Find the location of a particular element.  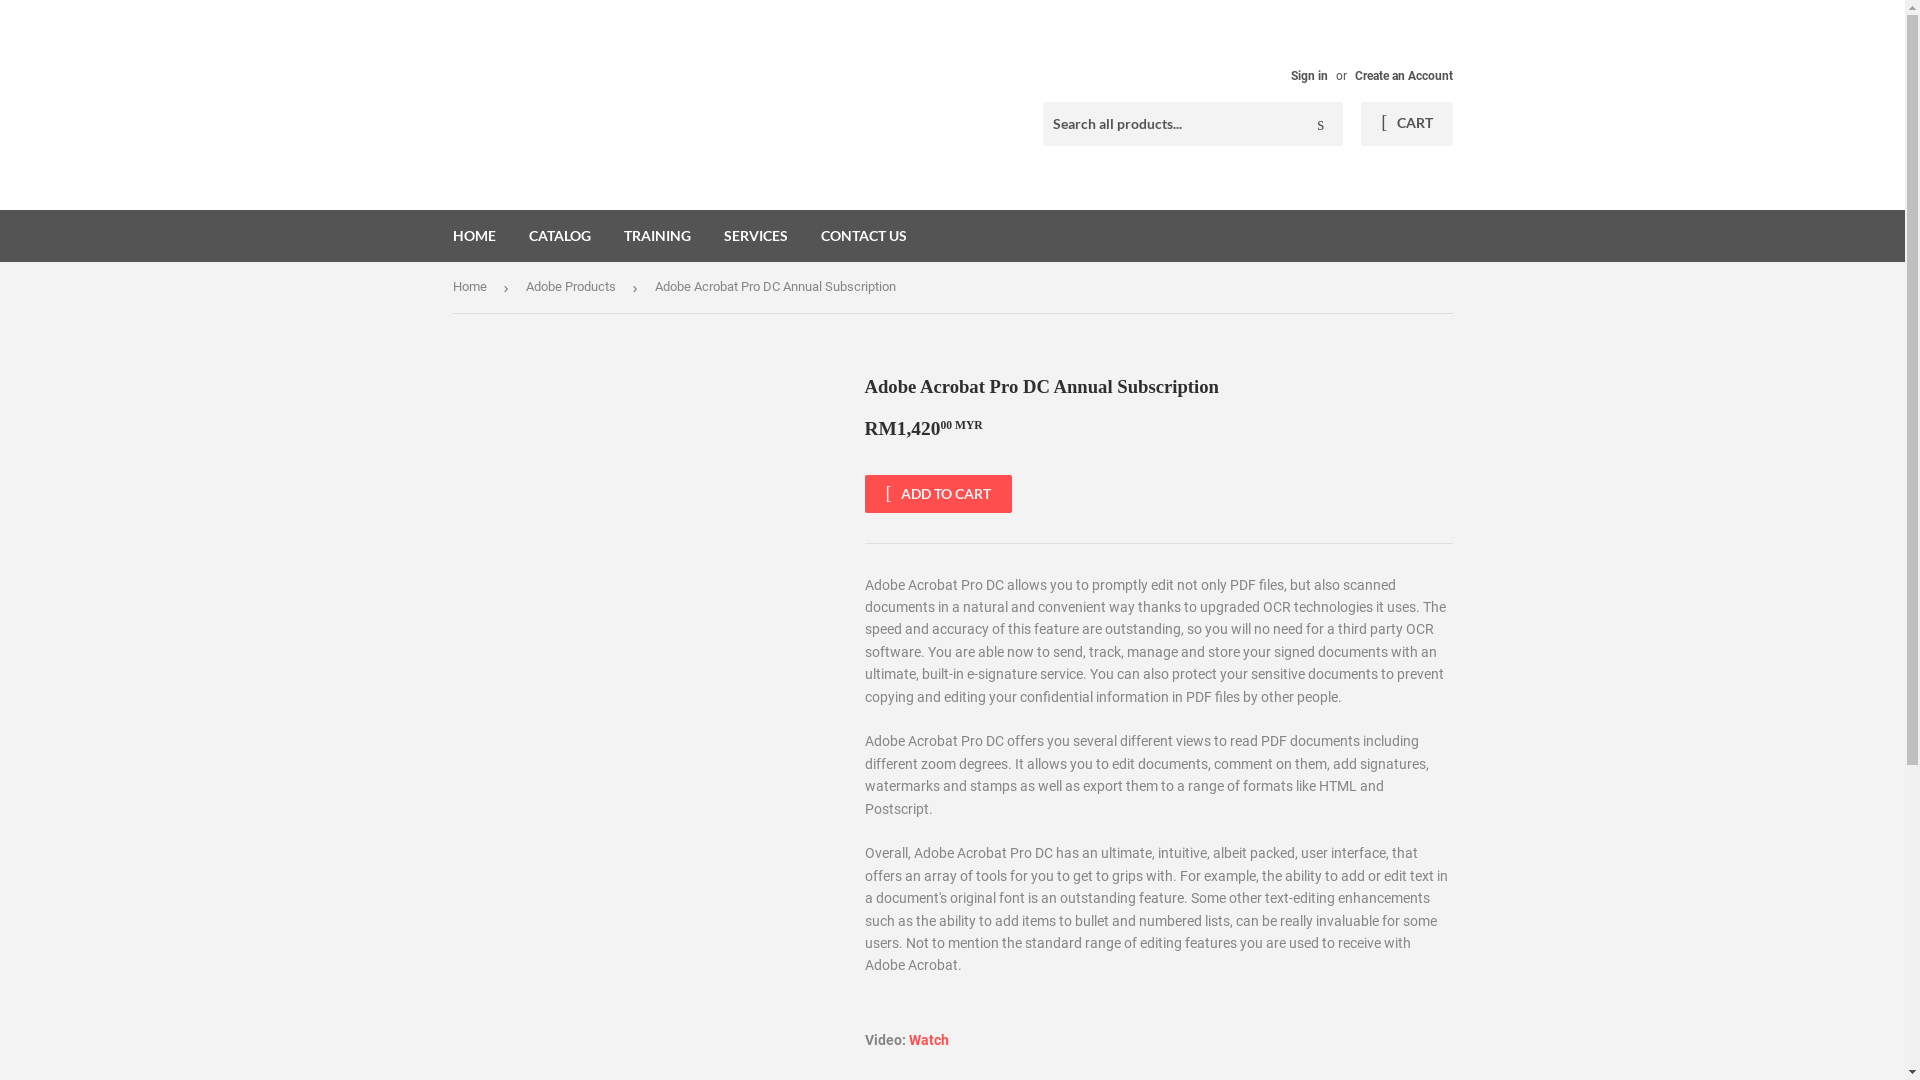

'Sign in' is located at coordinates (1290, 75).